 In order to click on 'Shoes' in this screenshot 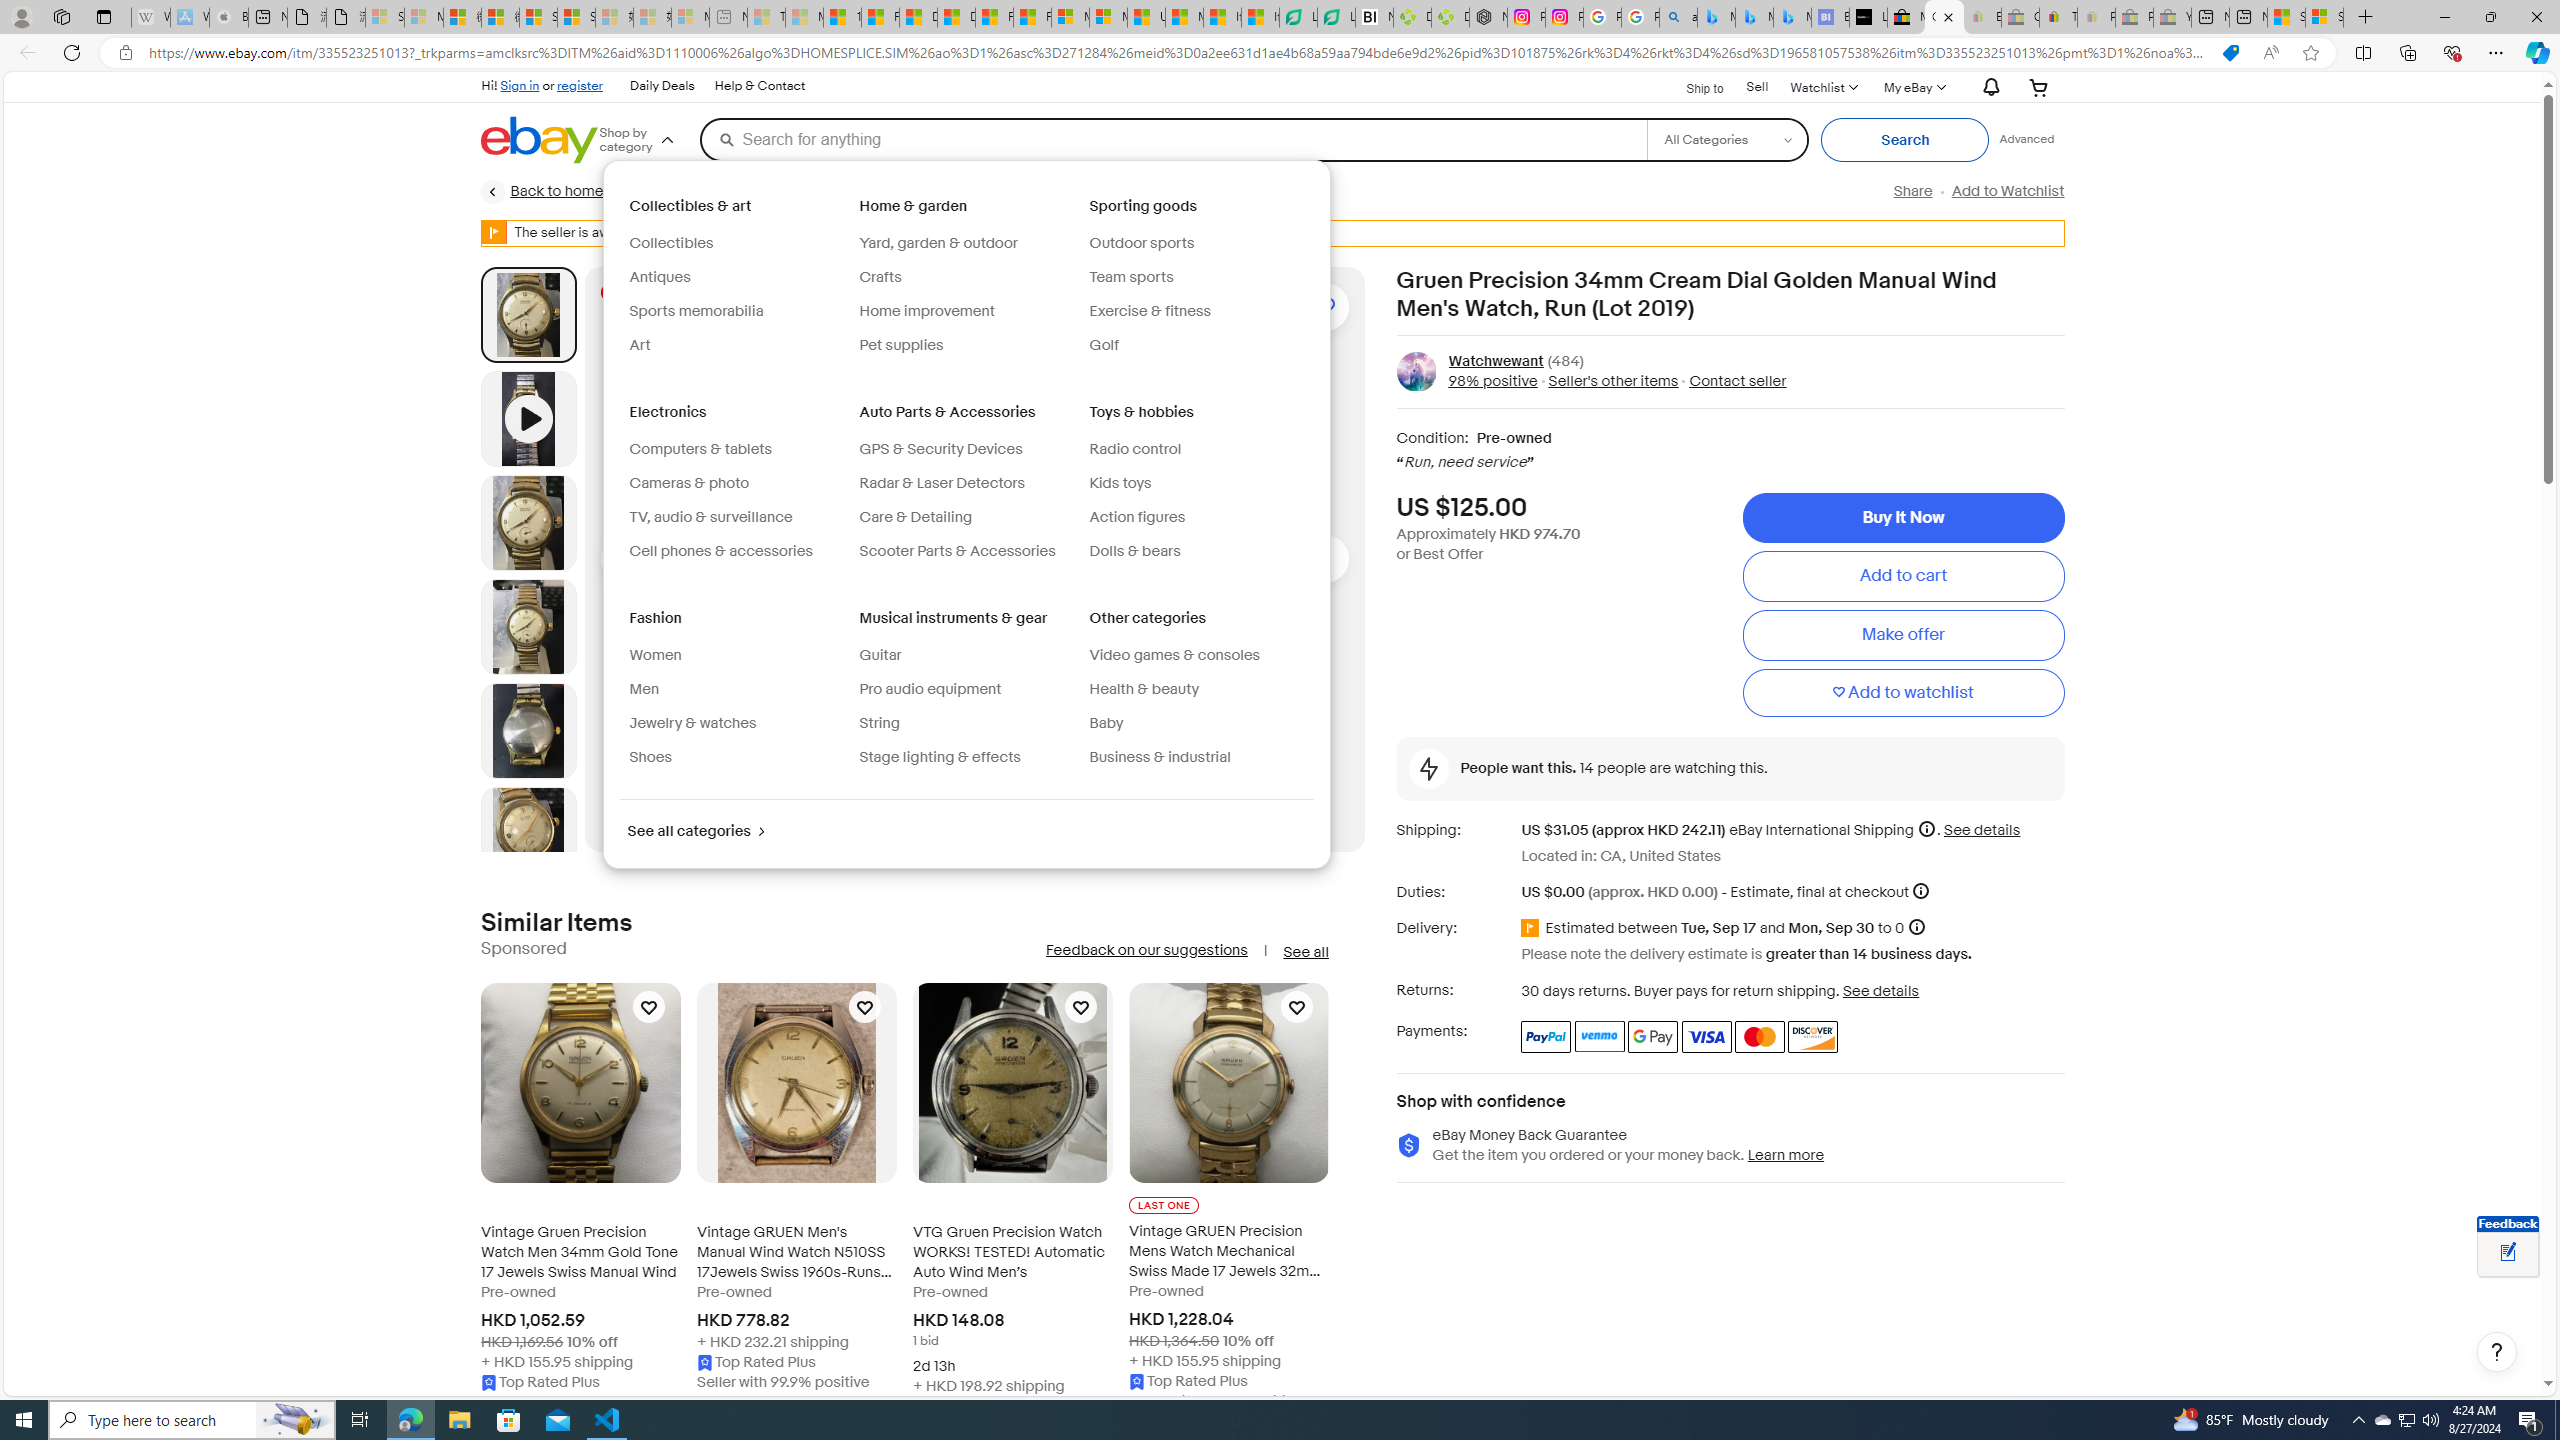, I will do `click(651, 757)`.